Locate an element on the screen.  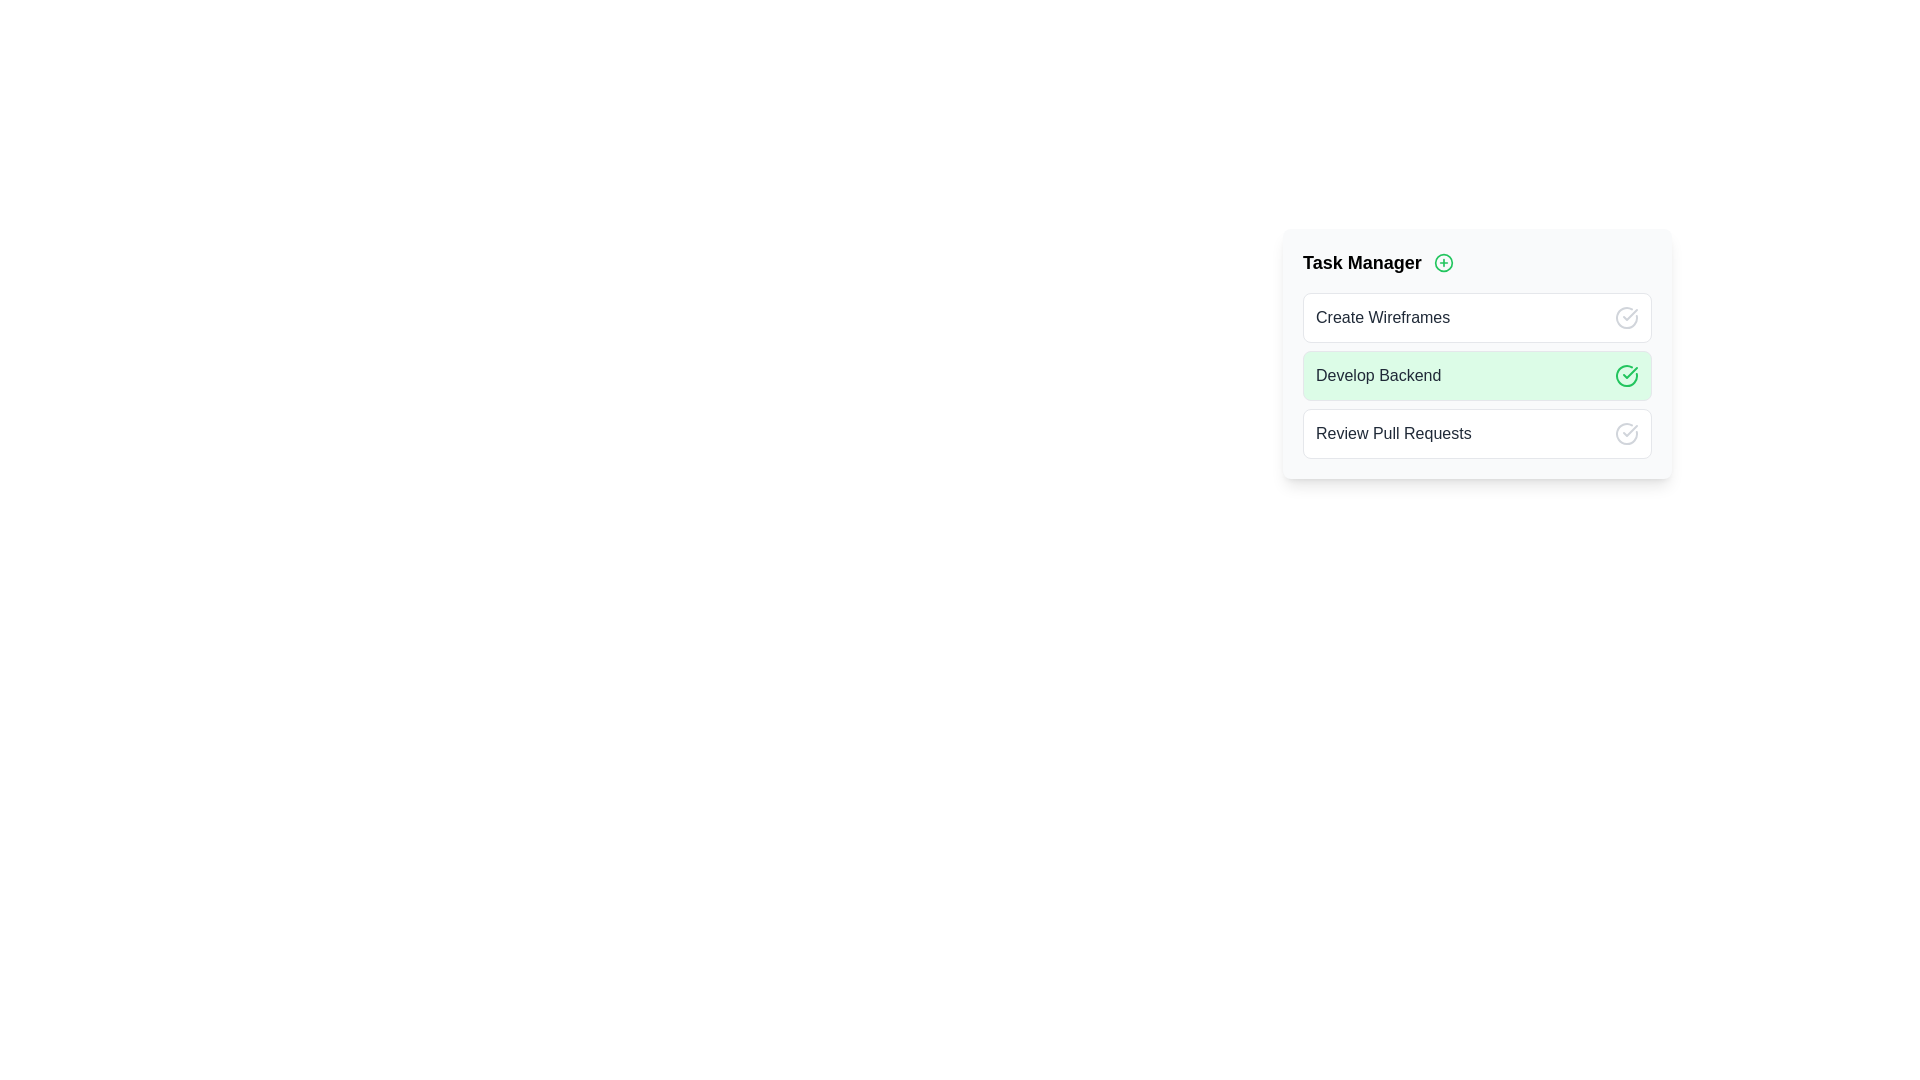
the text label that represents the task titled 'Create Wireframes' located at the top of the task list in the 'Task Manager' card is located at coordinates (1382, 316).